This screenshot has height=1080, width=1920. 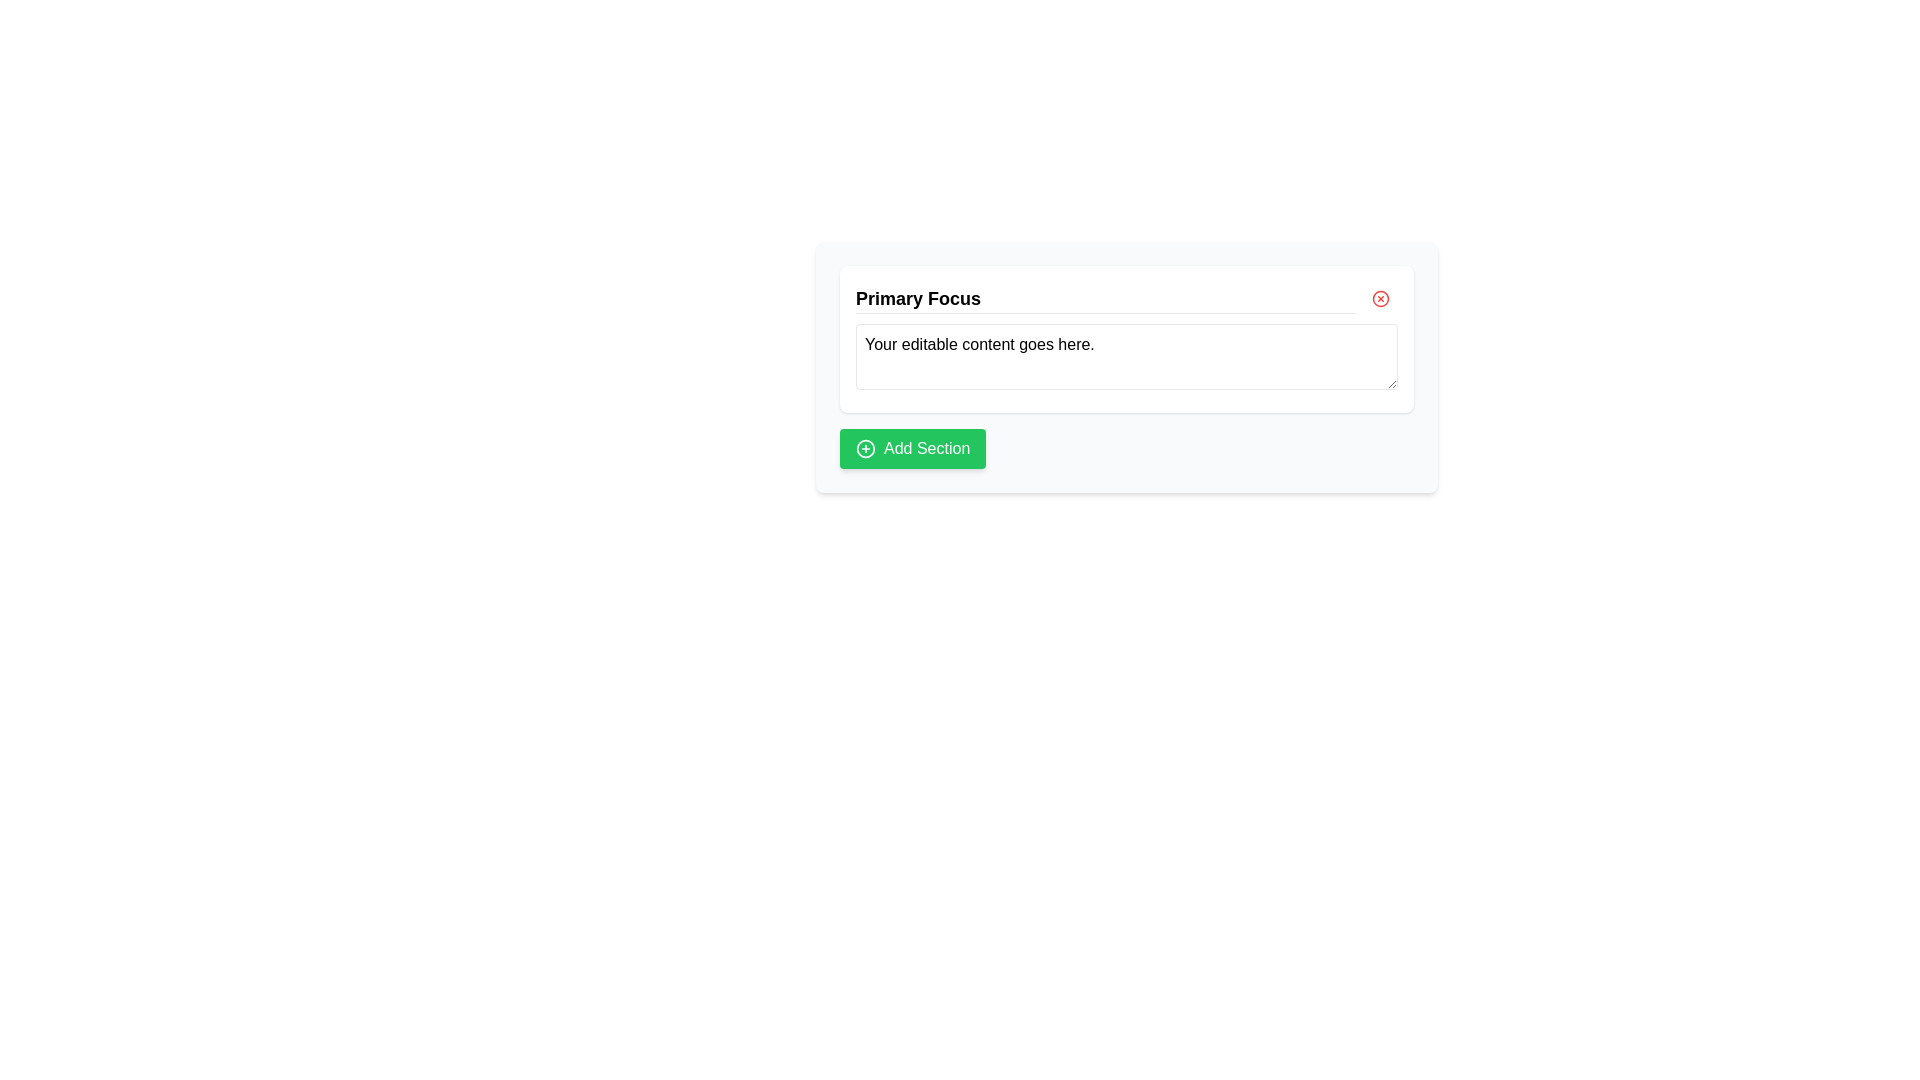 What do you see at coordinates (1127, 338) in the screenshot?
I see `the title 'Primary Focus' of the composite UI component for accessibility or navigation support` at bounding box center [1127, 338].